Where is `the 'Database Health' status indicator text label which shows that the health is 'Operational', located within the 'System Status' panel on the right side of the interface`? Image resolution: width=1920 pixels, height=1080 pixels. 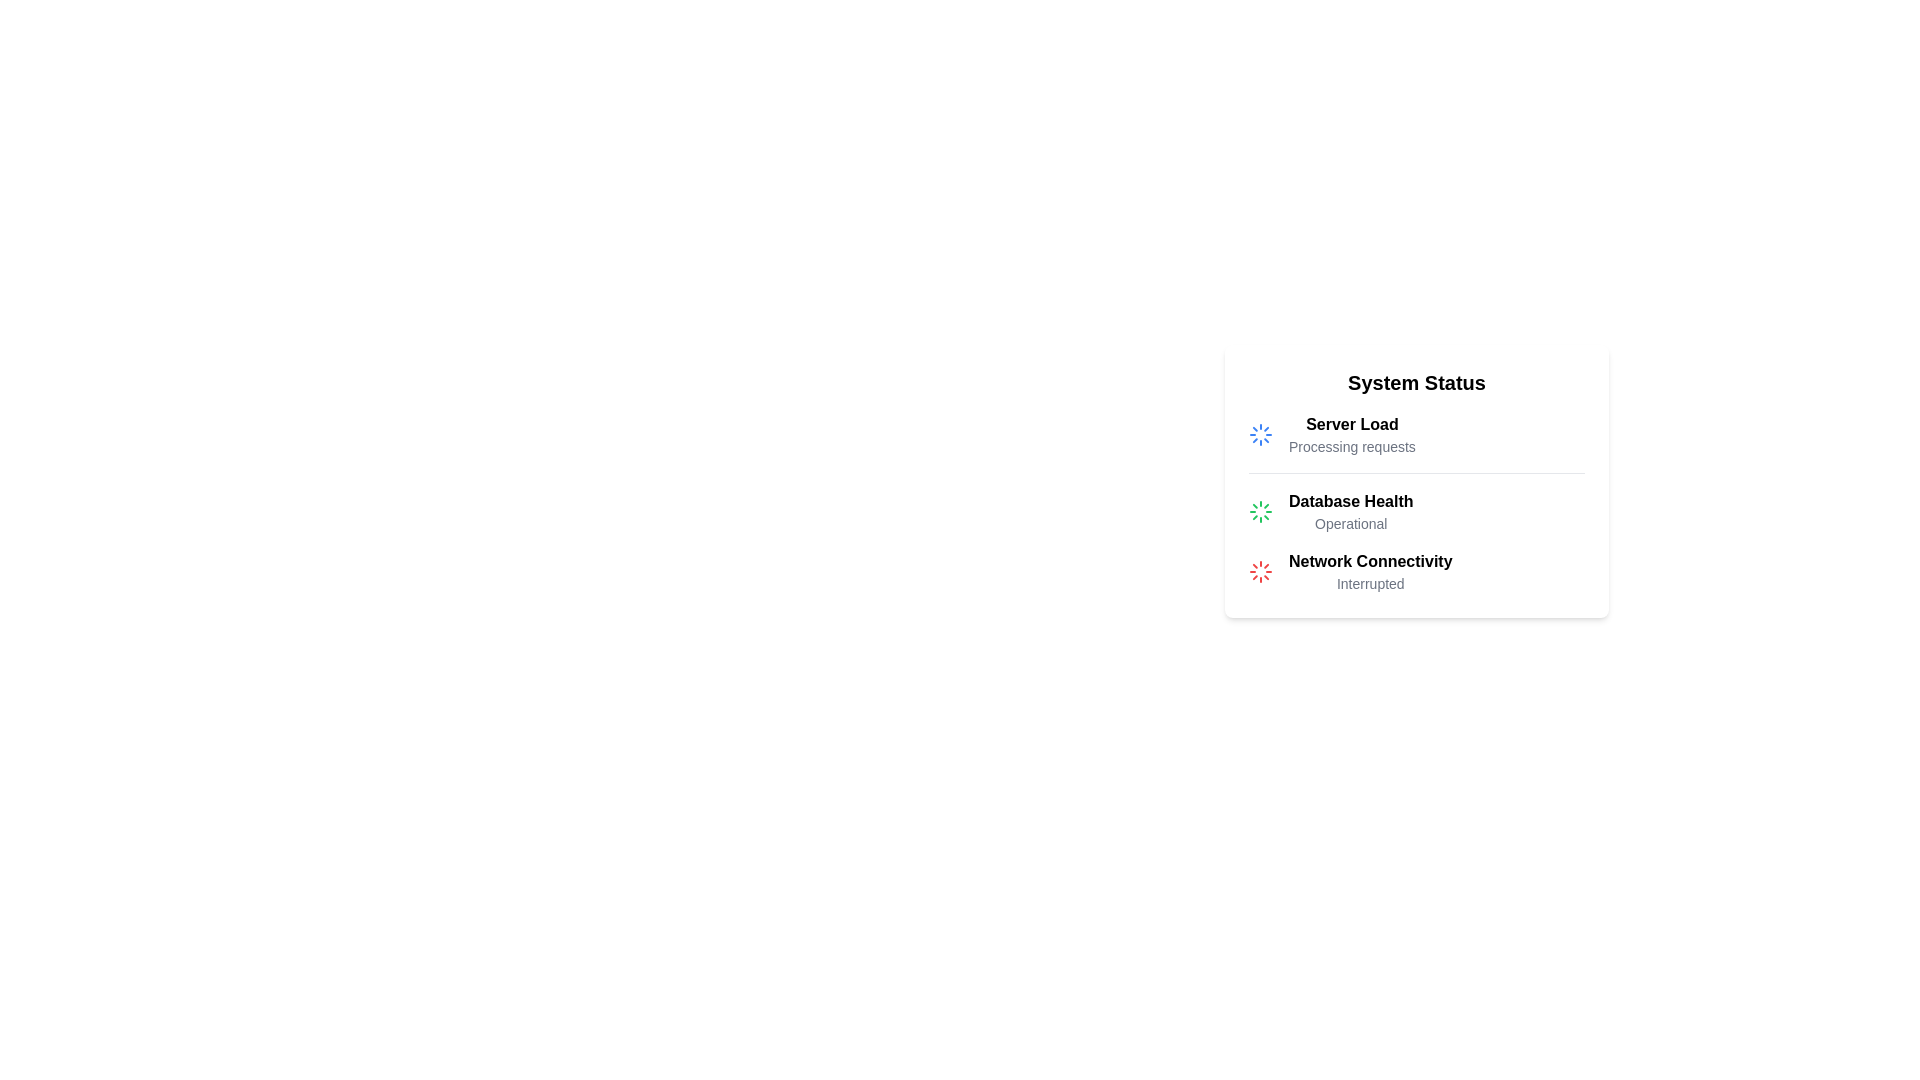 the 'Database Health' status indicator text label which shows that the health is 'Operational', located within the 'System Status' panel on the right side of the interface is located at coordinates (1351, 523).